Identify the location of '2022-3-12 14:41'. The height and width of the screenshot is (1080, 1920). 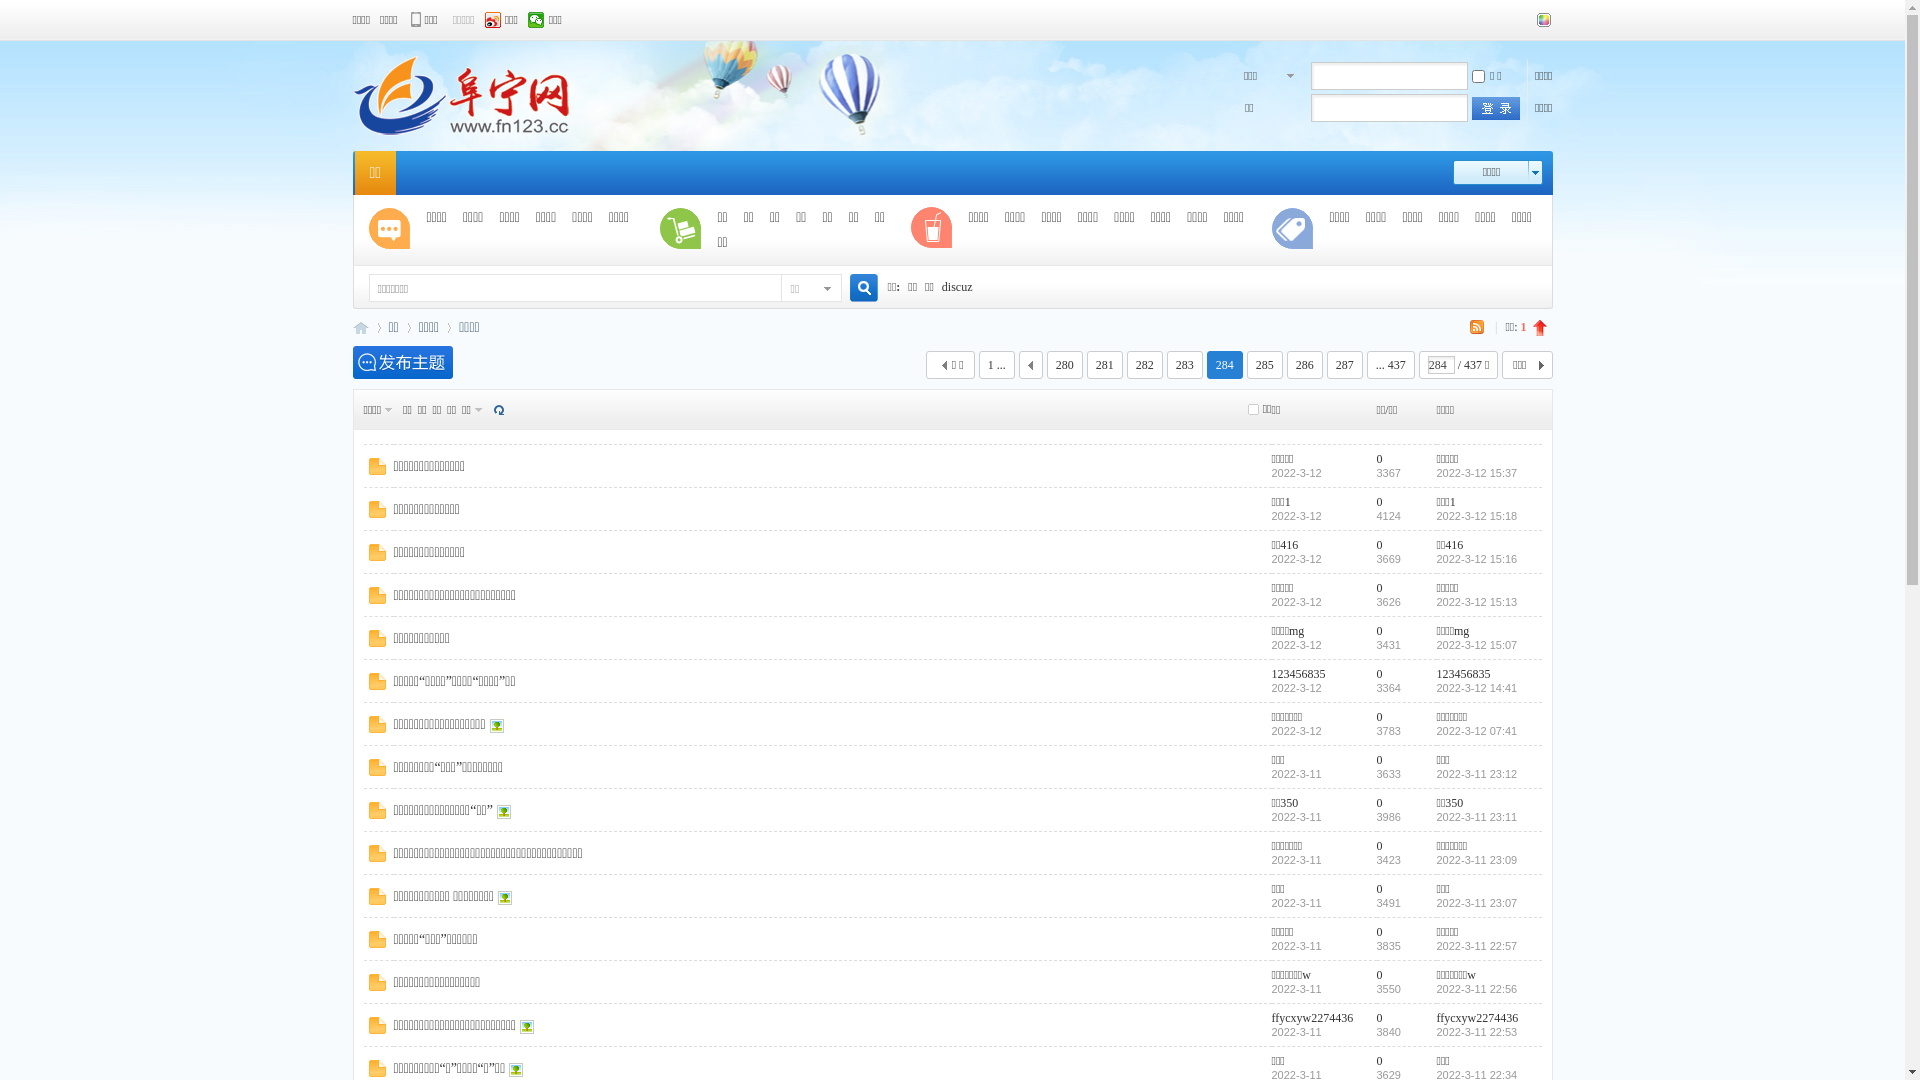
(1476, 686).